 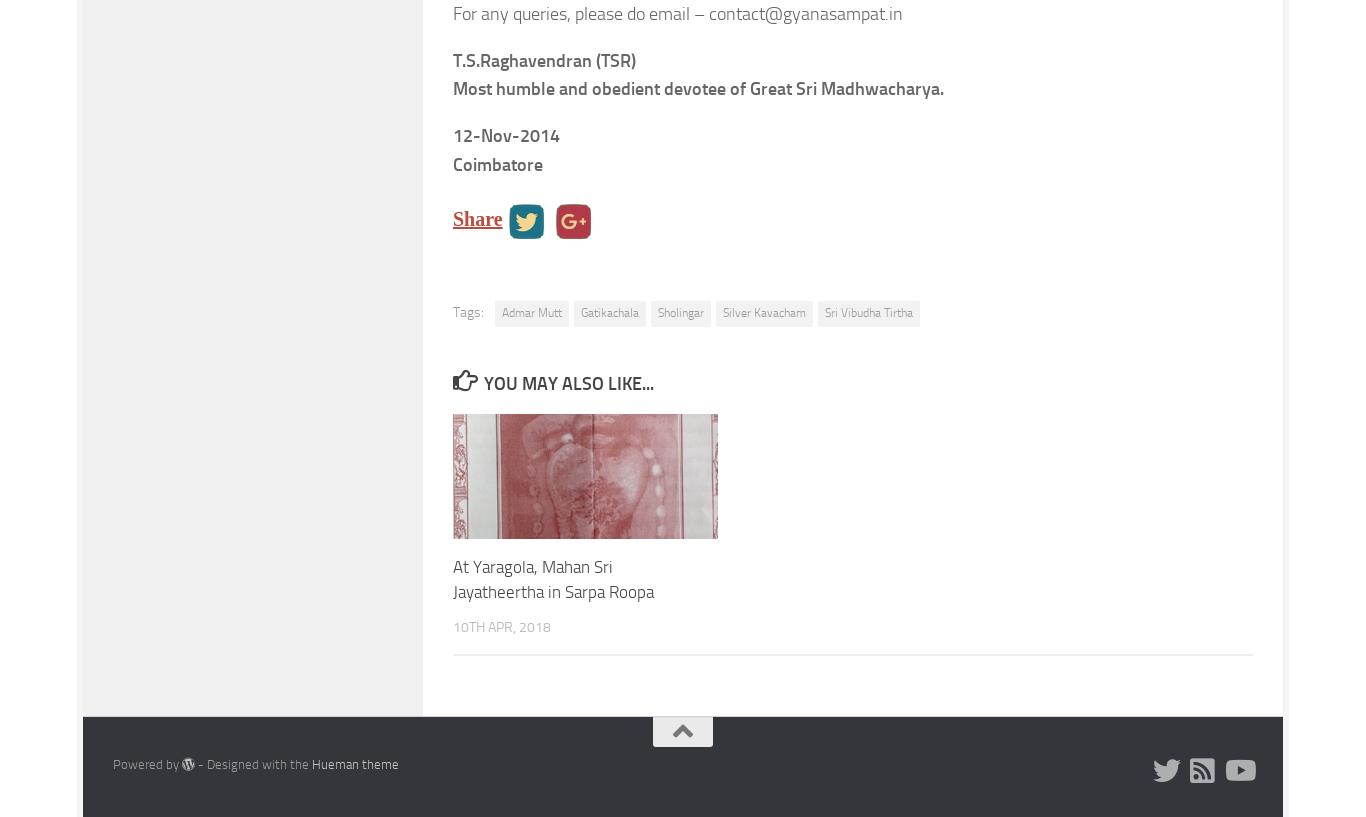 I want to click on '12-Nov-2014', so click(x=451, y=136).